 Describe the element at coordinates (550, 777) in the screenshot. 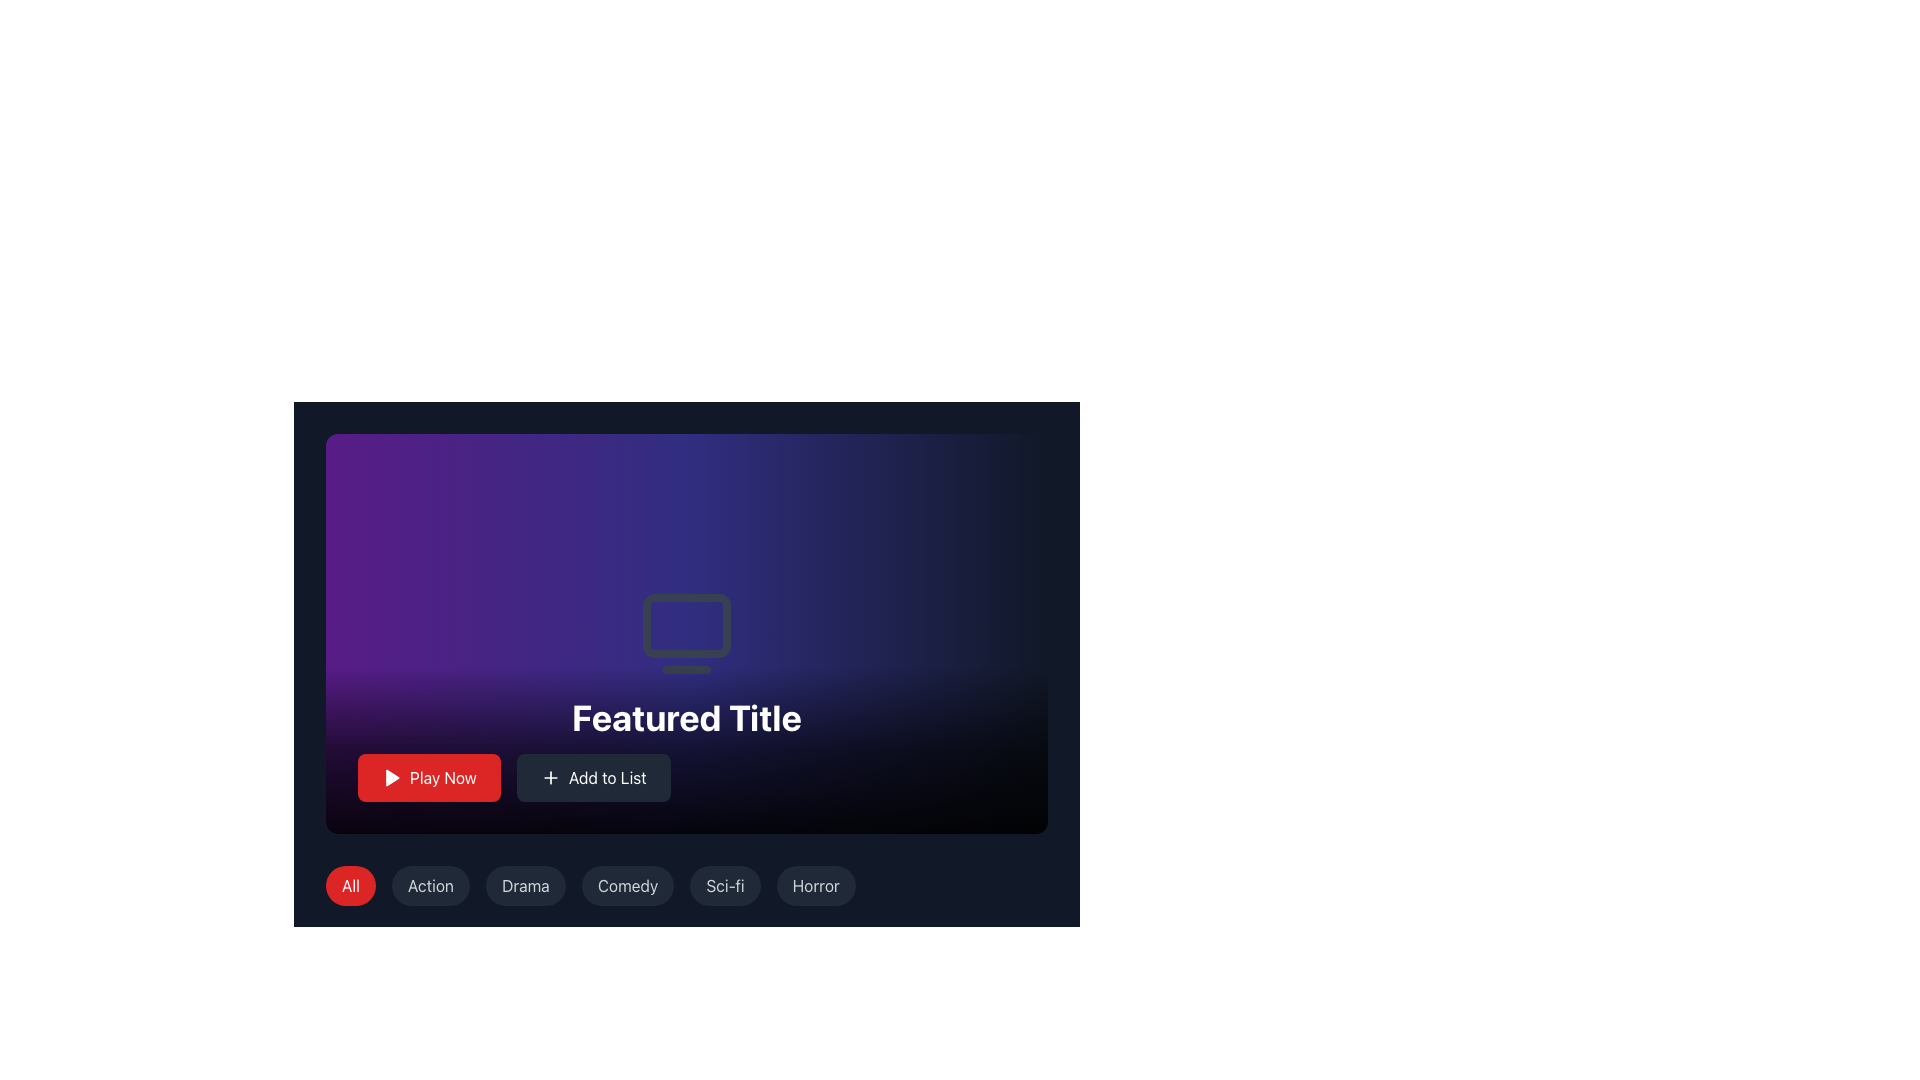

I see `the graphical icon that symbolizes the action` at that location.